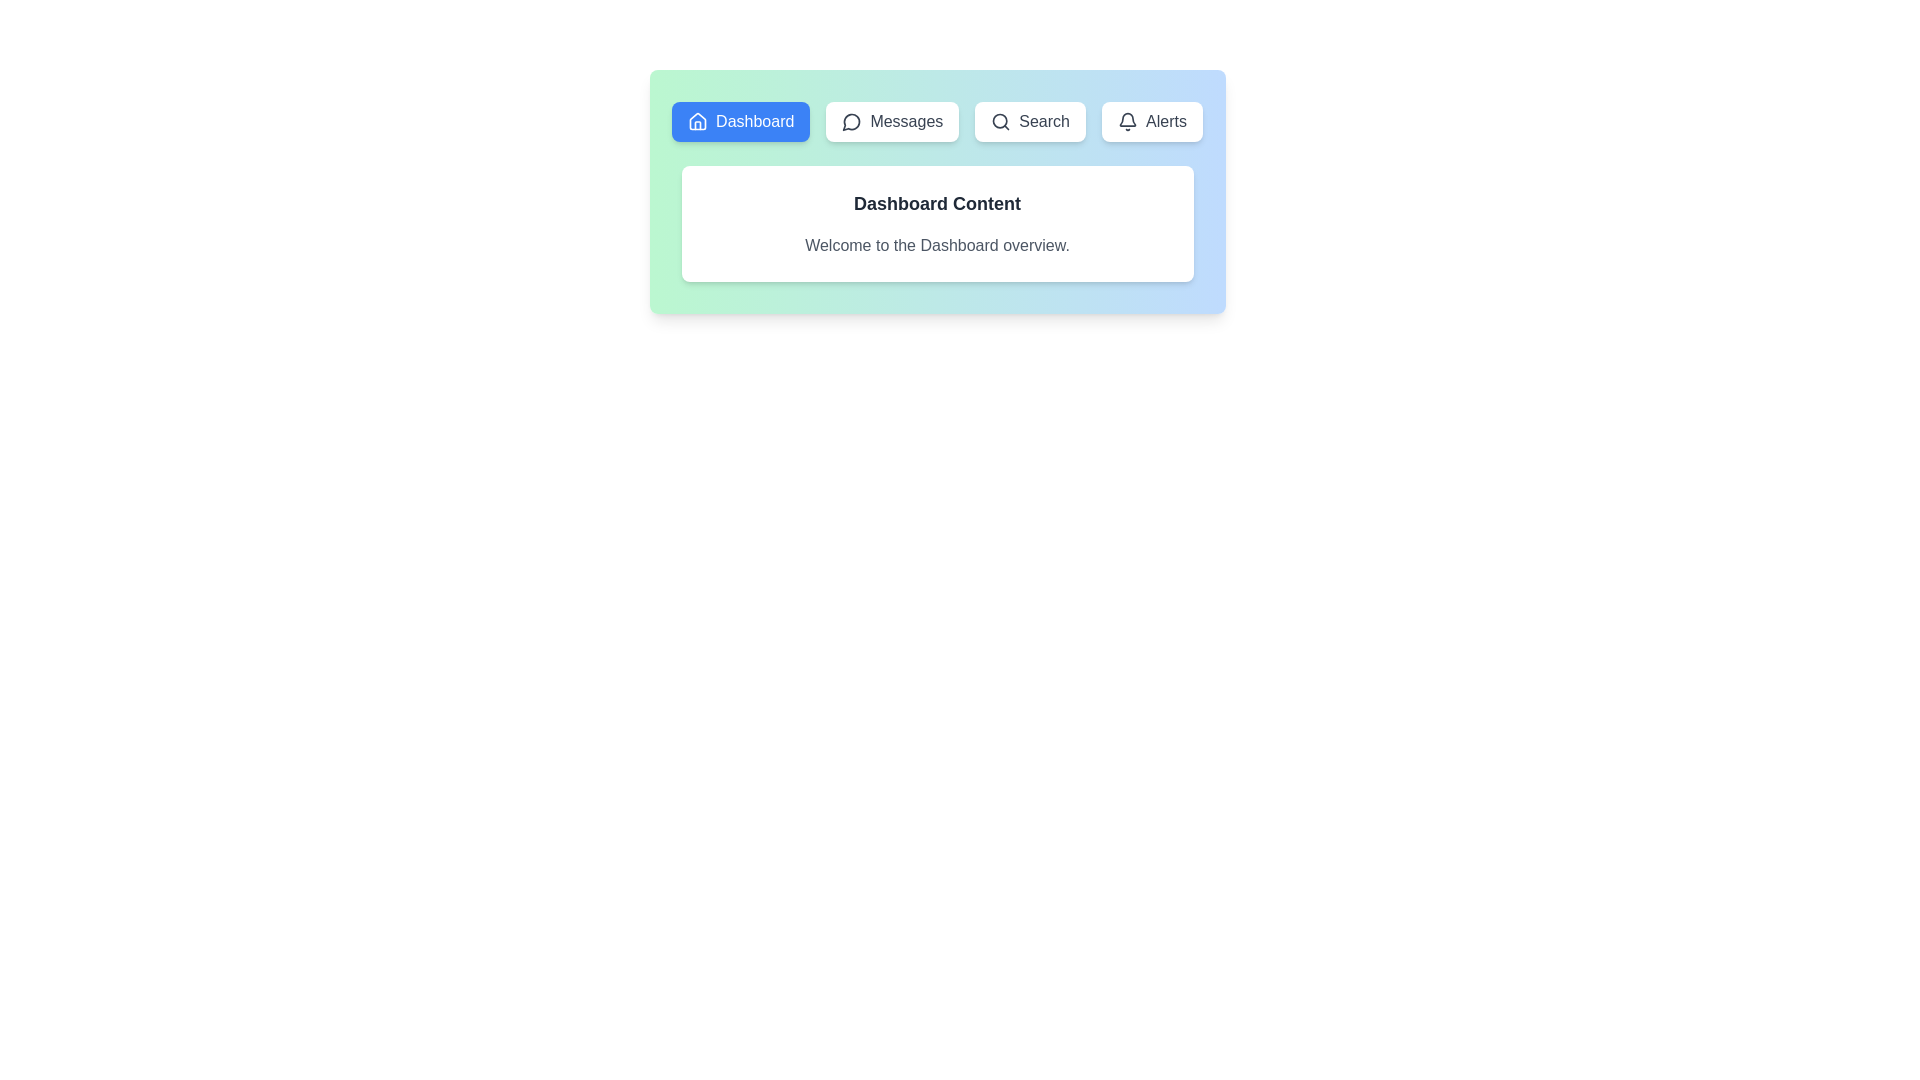  Describe the element at coordinates (1152, 122) in the screenshot. I see `the tab labeled Alerts` at that location.